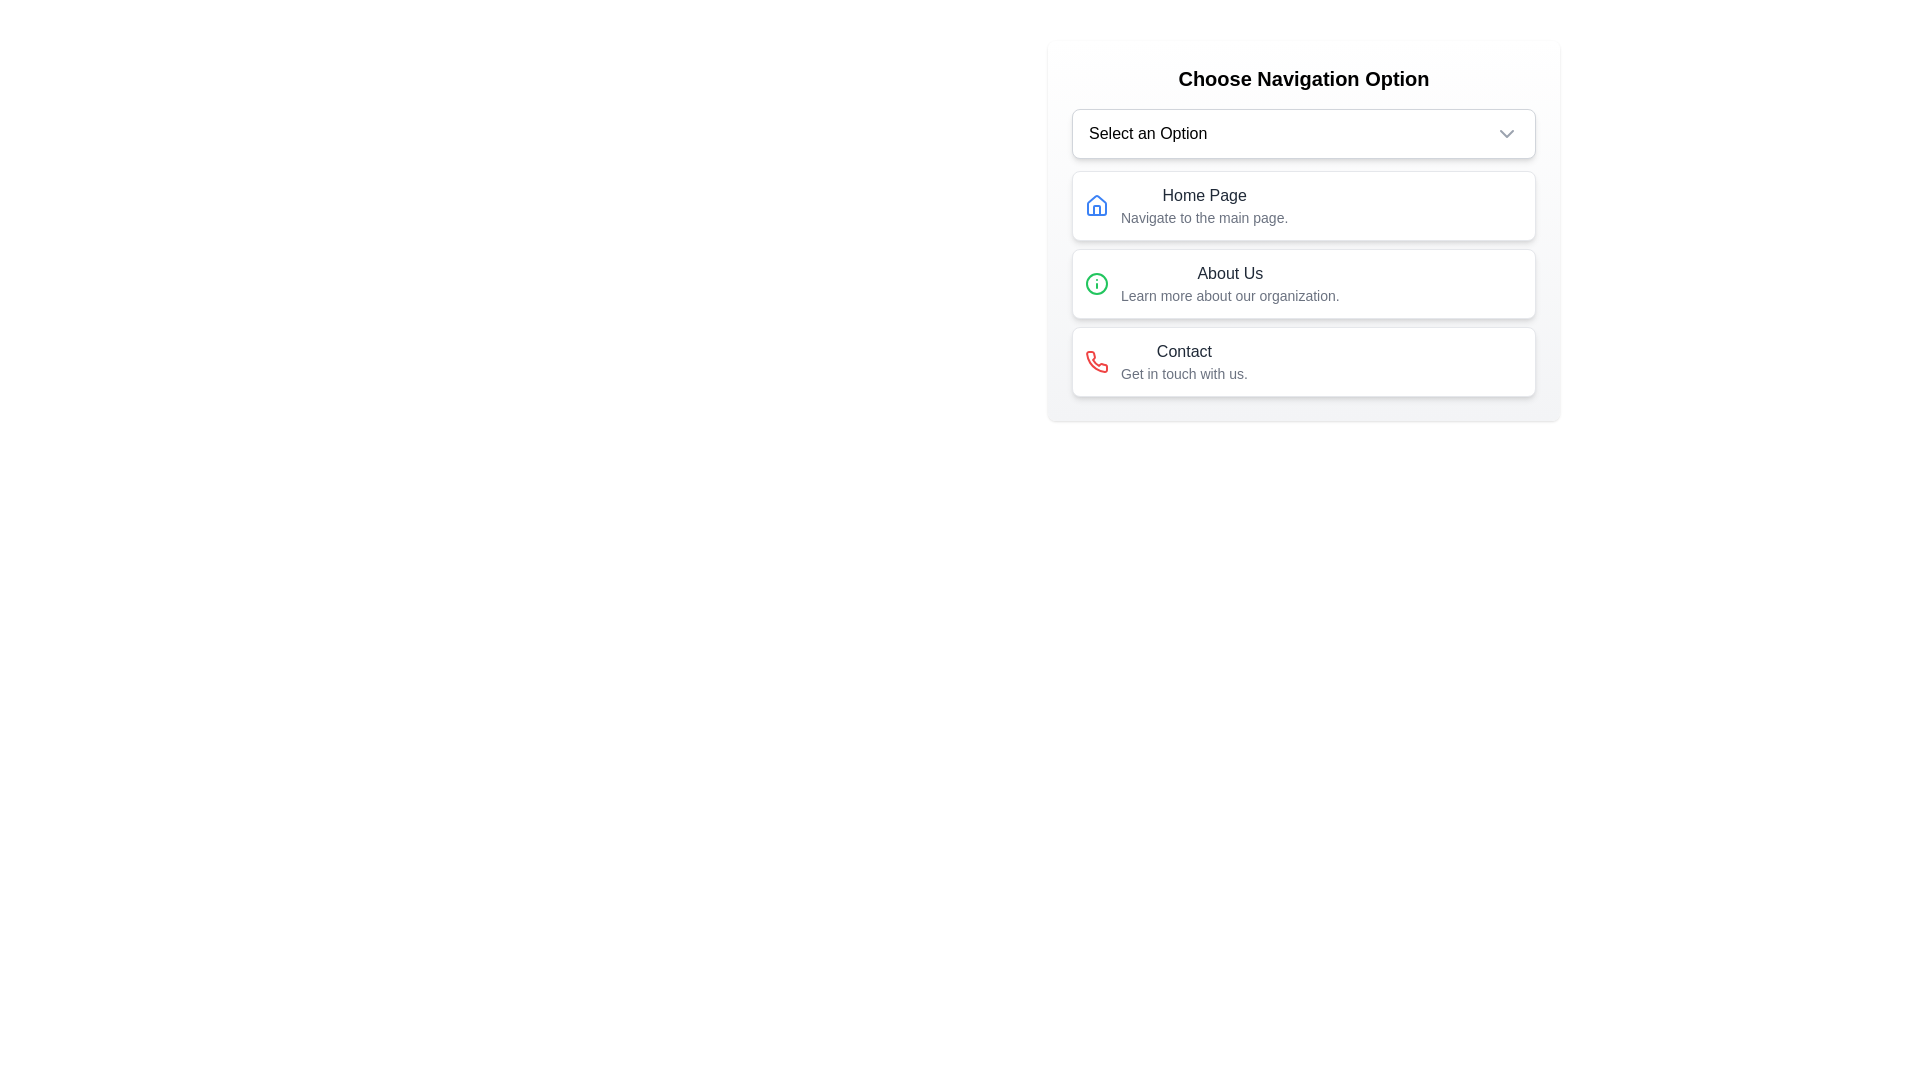 This screenshot has width=1920, height=1080. What do you see at coordinates (1304, 362) in the screenshot?
I see `the third navigation option that redirects to the contact page, located below 'About Us'` at bounding box center [1304, 362].